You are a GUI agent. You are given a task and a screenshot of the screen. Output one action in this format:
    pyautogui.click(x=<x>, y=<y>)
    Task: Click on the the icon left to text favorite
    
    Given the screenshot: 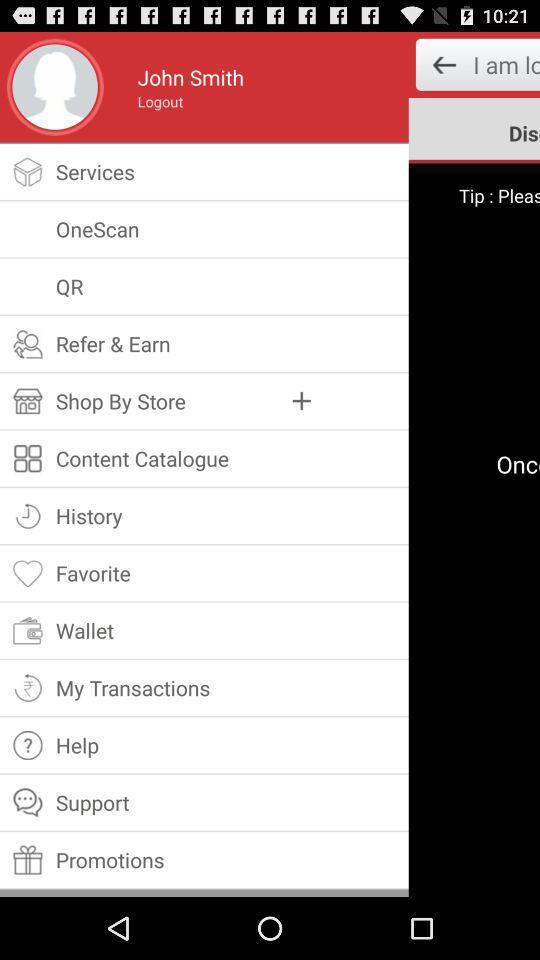 What is the action you would take?
    pyautogui.click(x=27, y=573)
    